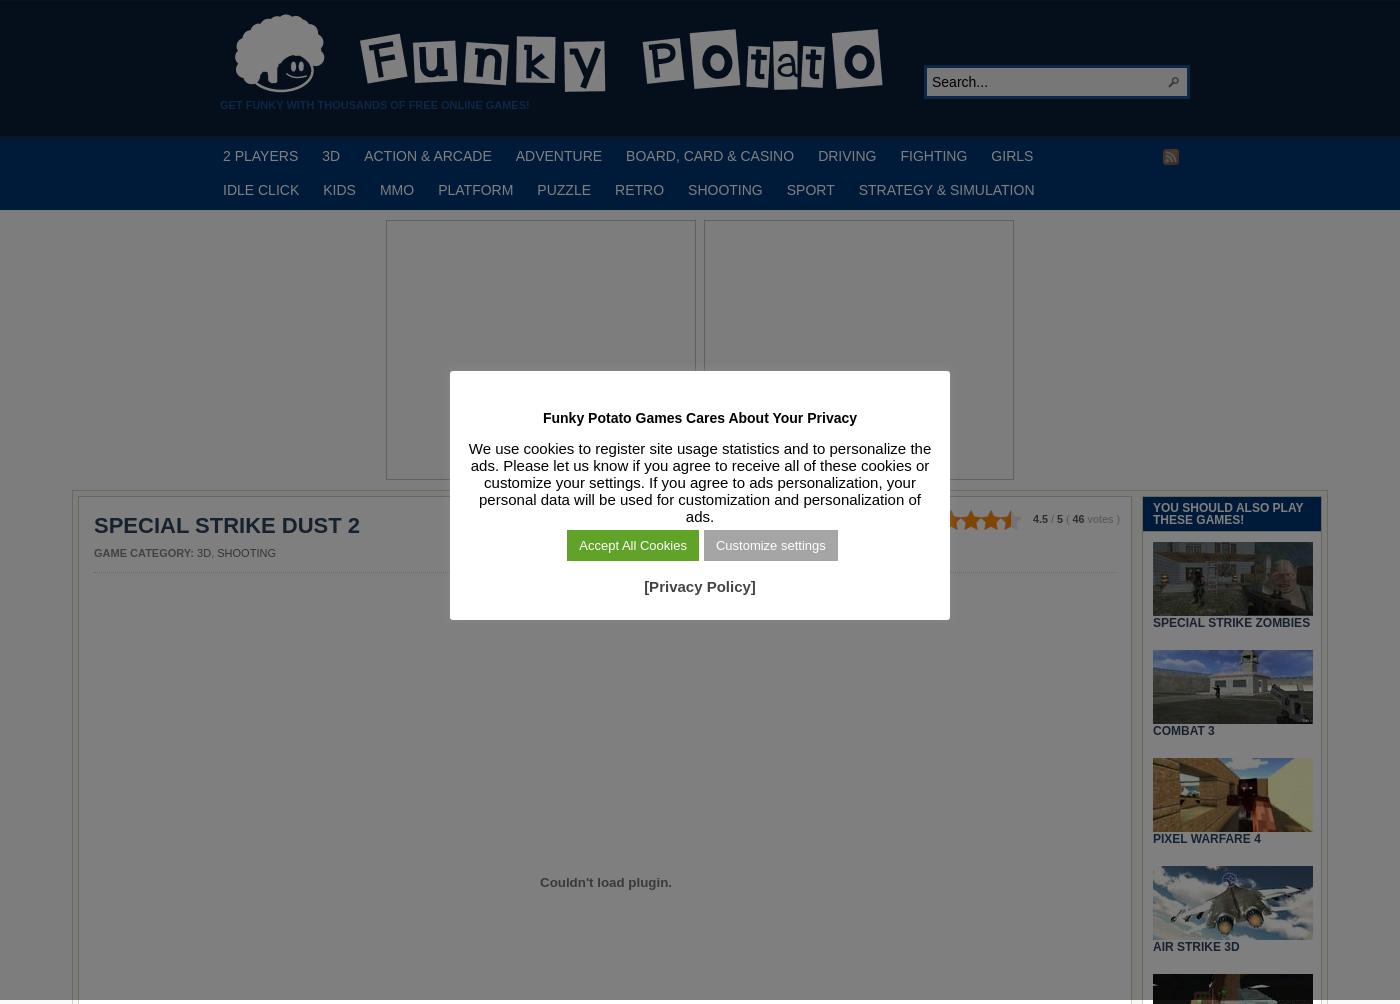  I want to click on 'AIR STRIKE 3D', so click(1196, 944).